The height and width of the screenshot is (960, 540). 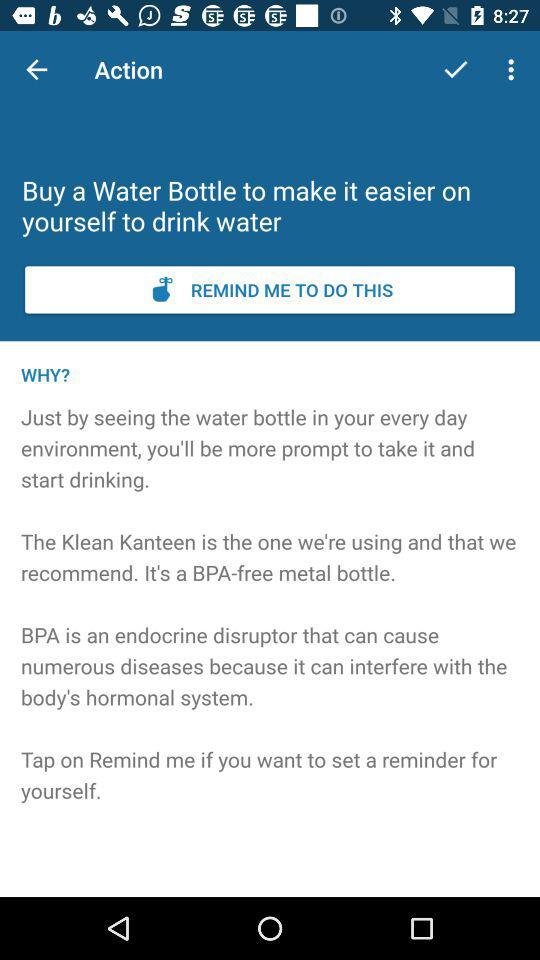 What do you see at coordinates (270, 288) in the screenshot?
I see `the item above why? icon` at bounding box center [270, 288].